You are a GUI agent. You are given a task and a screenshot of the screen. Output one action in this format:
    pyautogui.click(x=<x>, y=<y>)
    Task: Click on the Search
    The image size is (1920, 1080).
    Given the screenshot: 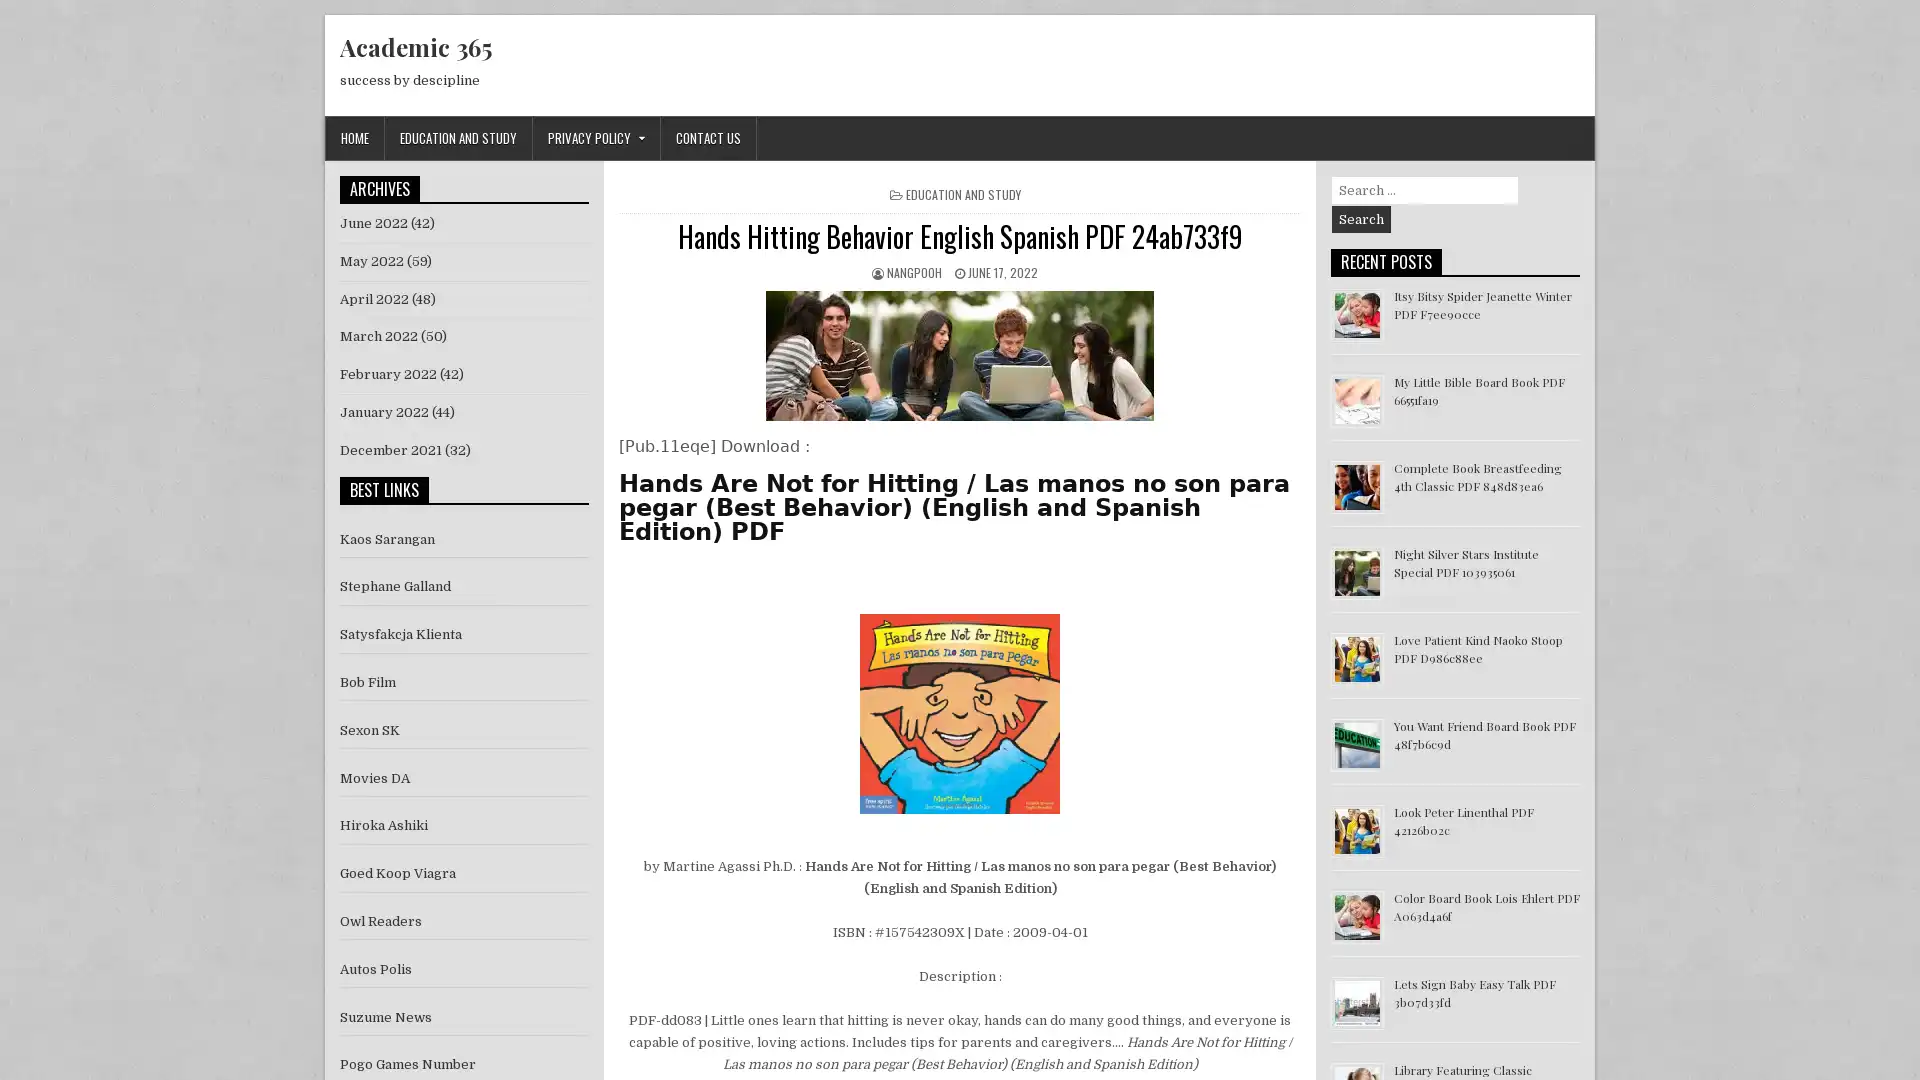 What is the action you would take?
    pyautogui.click(x=1360, y=219)
    